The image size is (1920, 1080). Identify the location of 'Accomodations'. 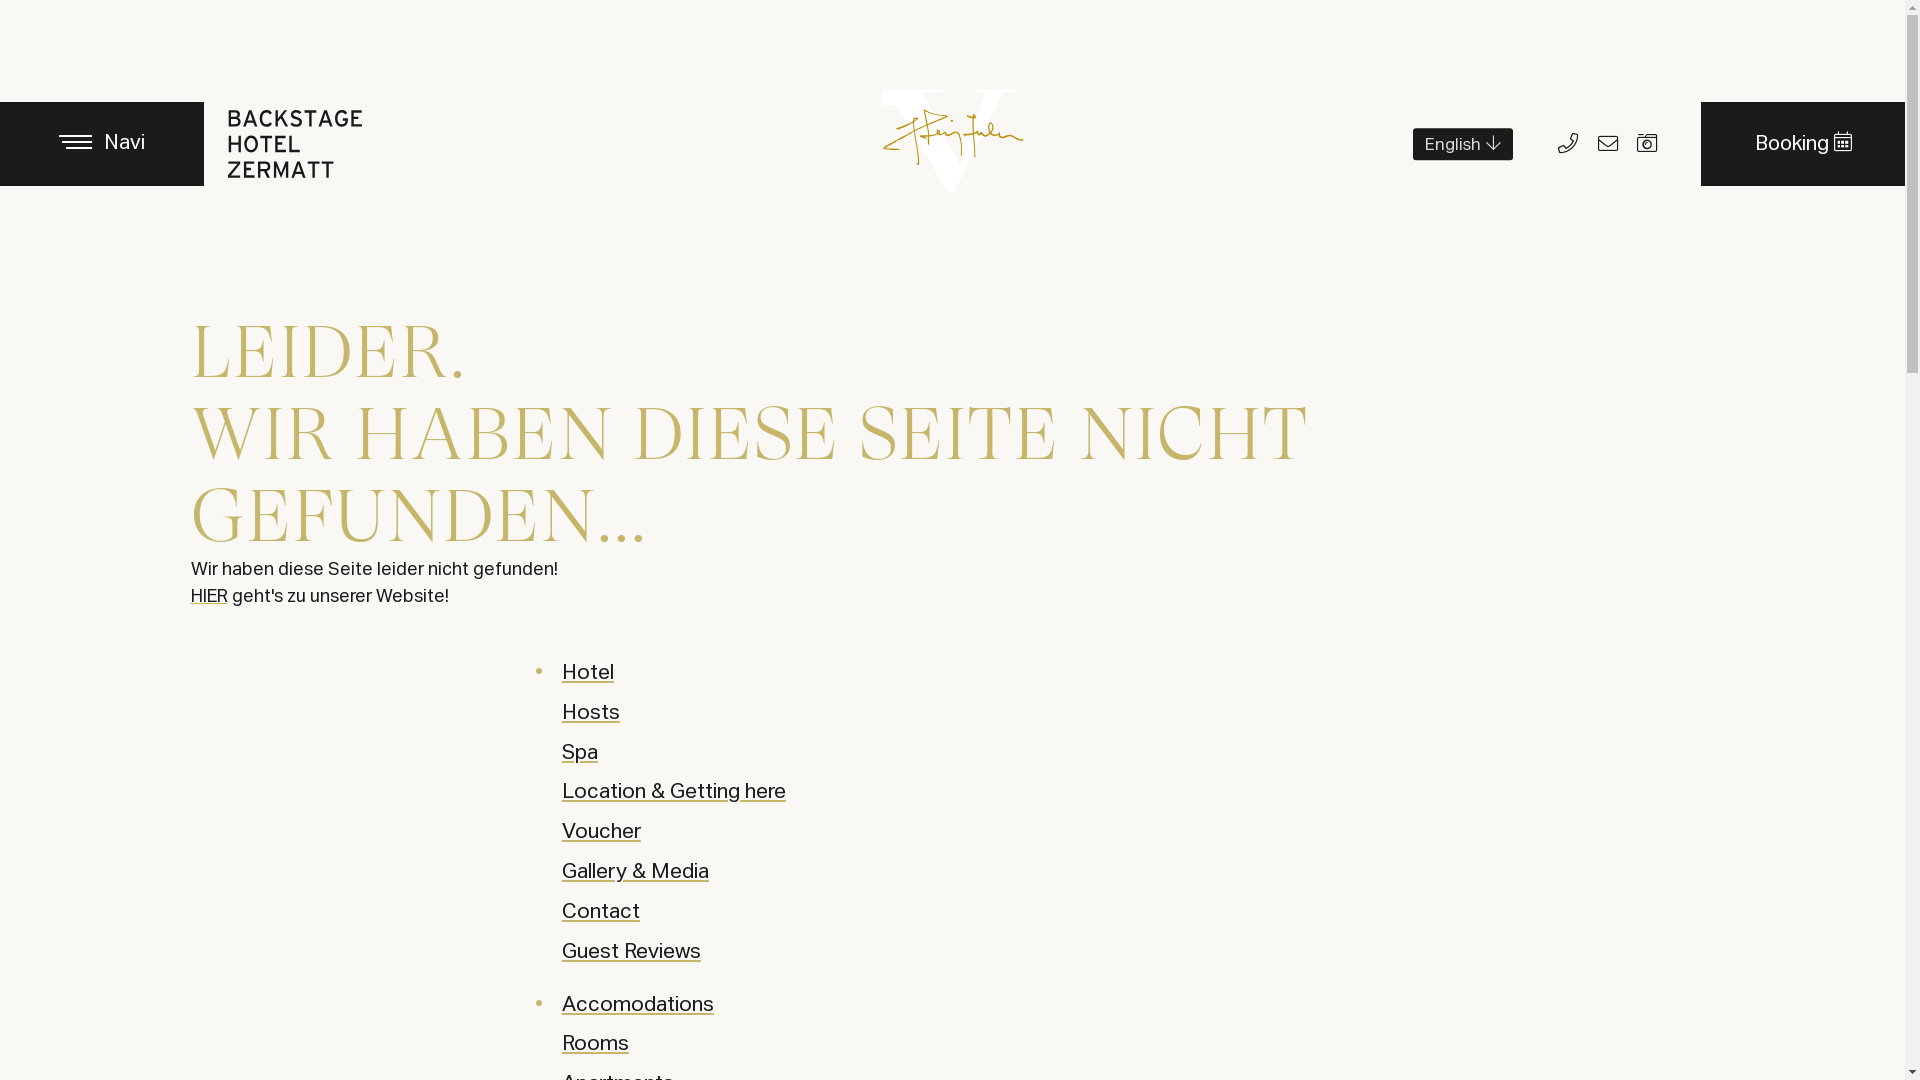
(637, 1004).